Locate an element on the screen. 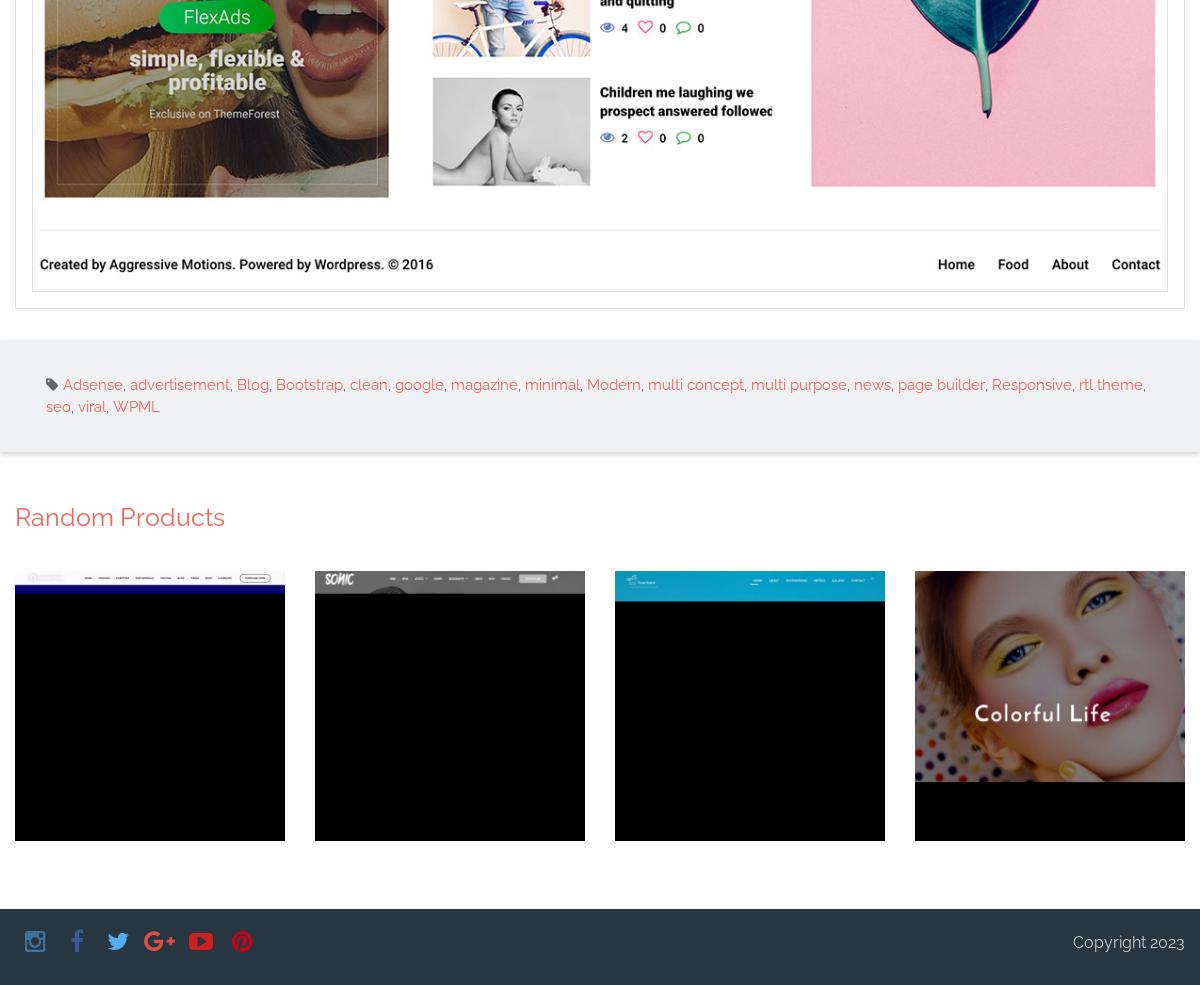 This screenshot has width=1200, height=985. 'Adsense' is located at coordinates (93, 383).